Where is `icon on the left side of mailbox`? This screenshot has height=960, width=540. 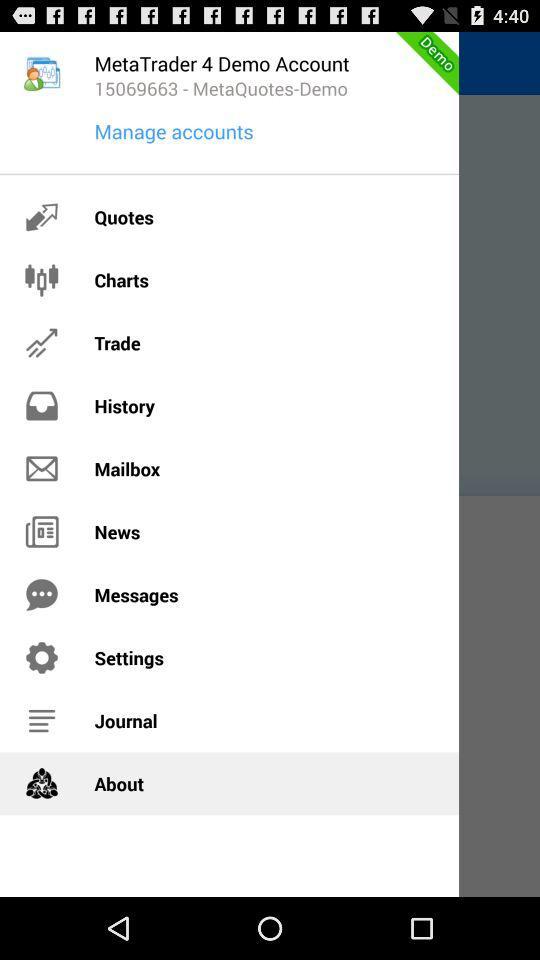 icon on the left side of mailbox is located at coordinates (42, 468).